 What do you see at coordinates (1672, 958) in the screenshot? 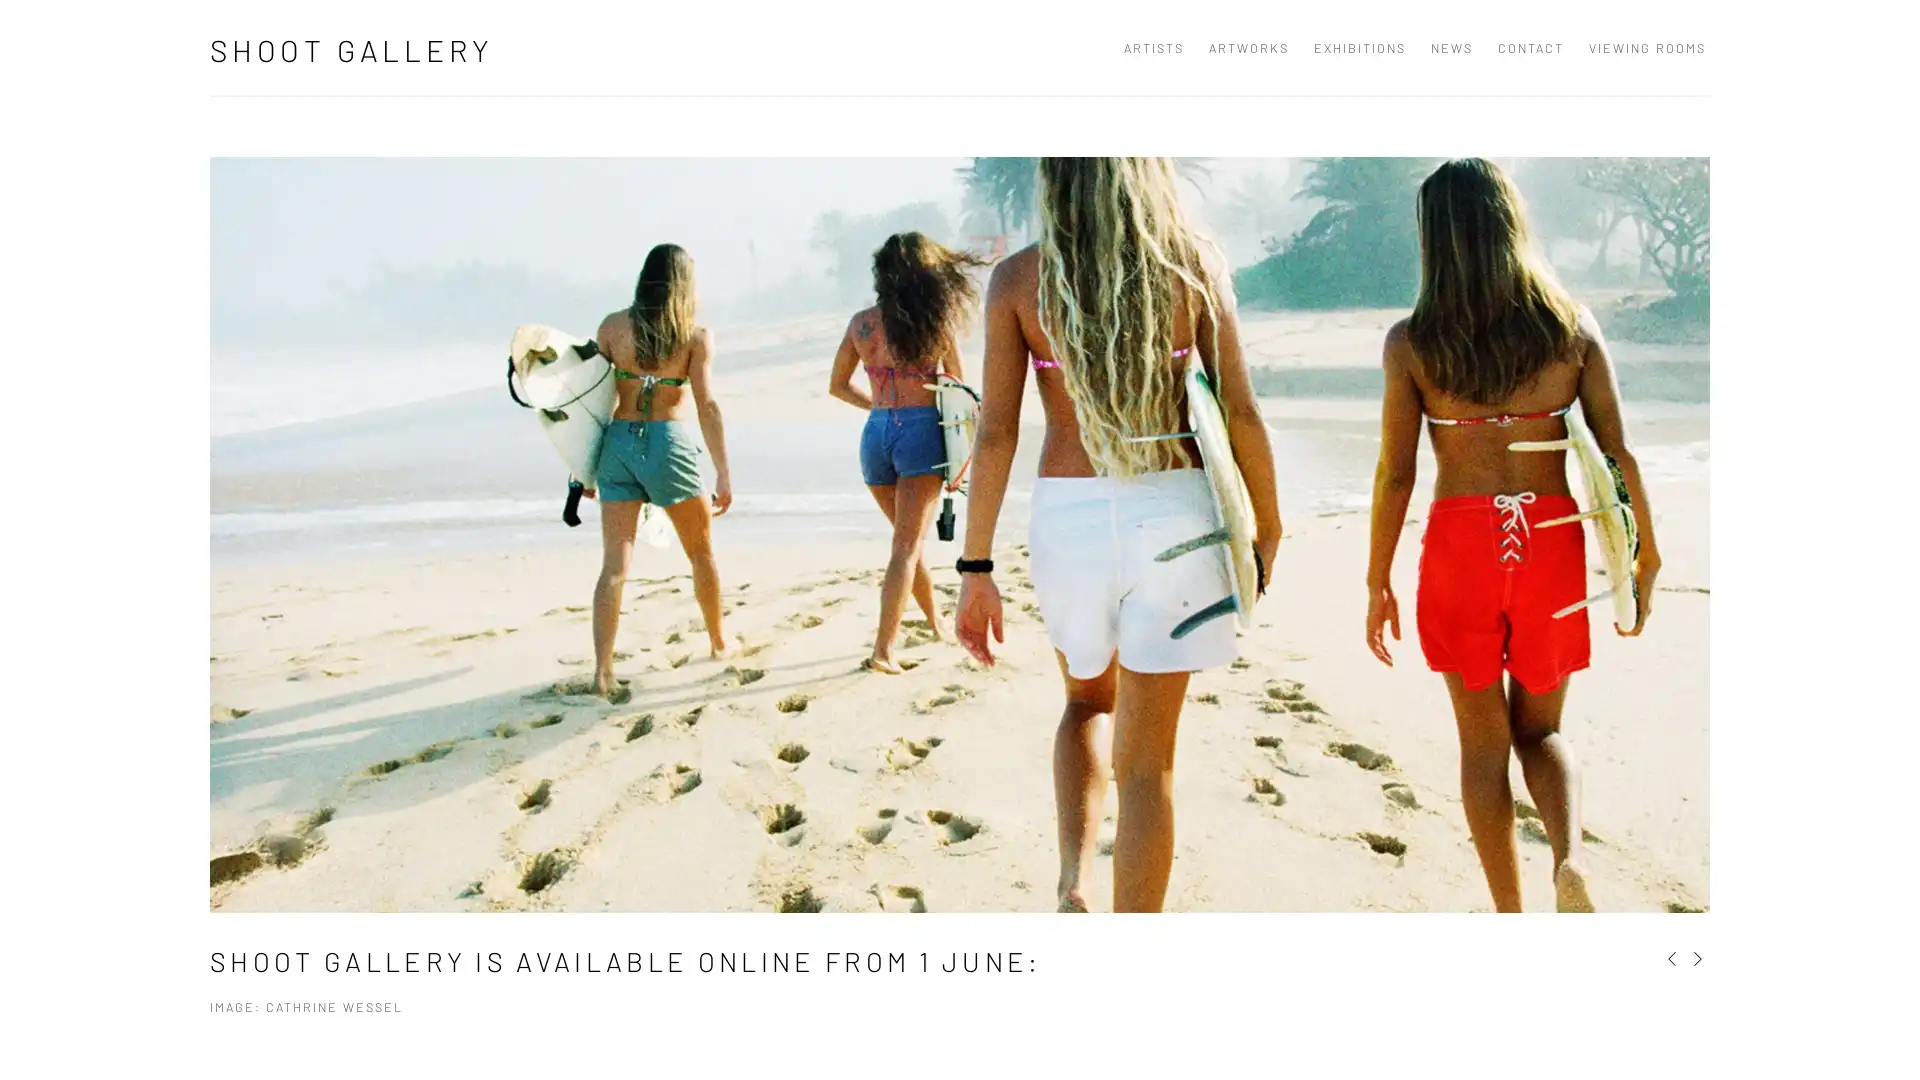
I see `Previous slide` at bounding box center [1672, 958].